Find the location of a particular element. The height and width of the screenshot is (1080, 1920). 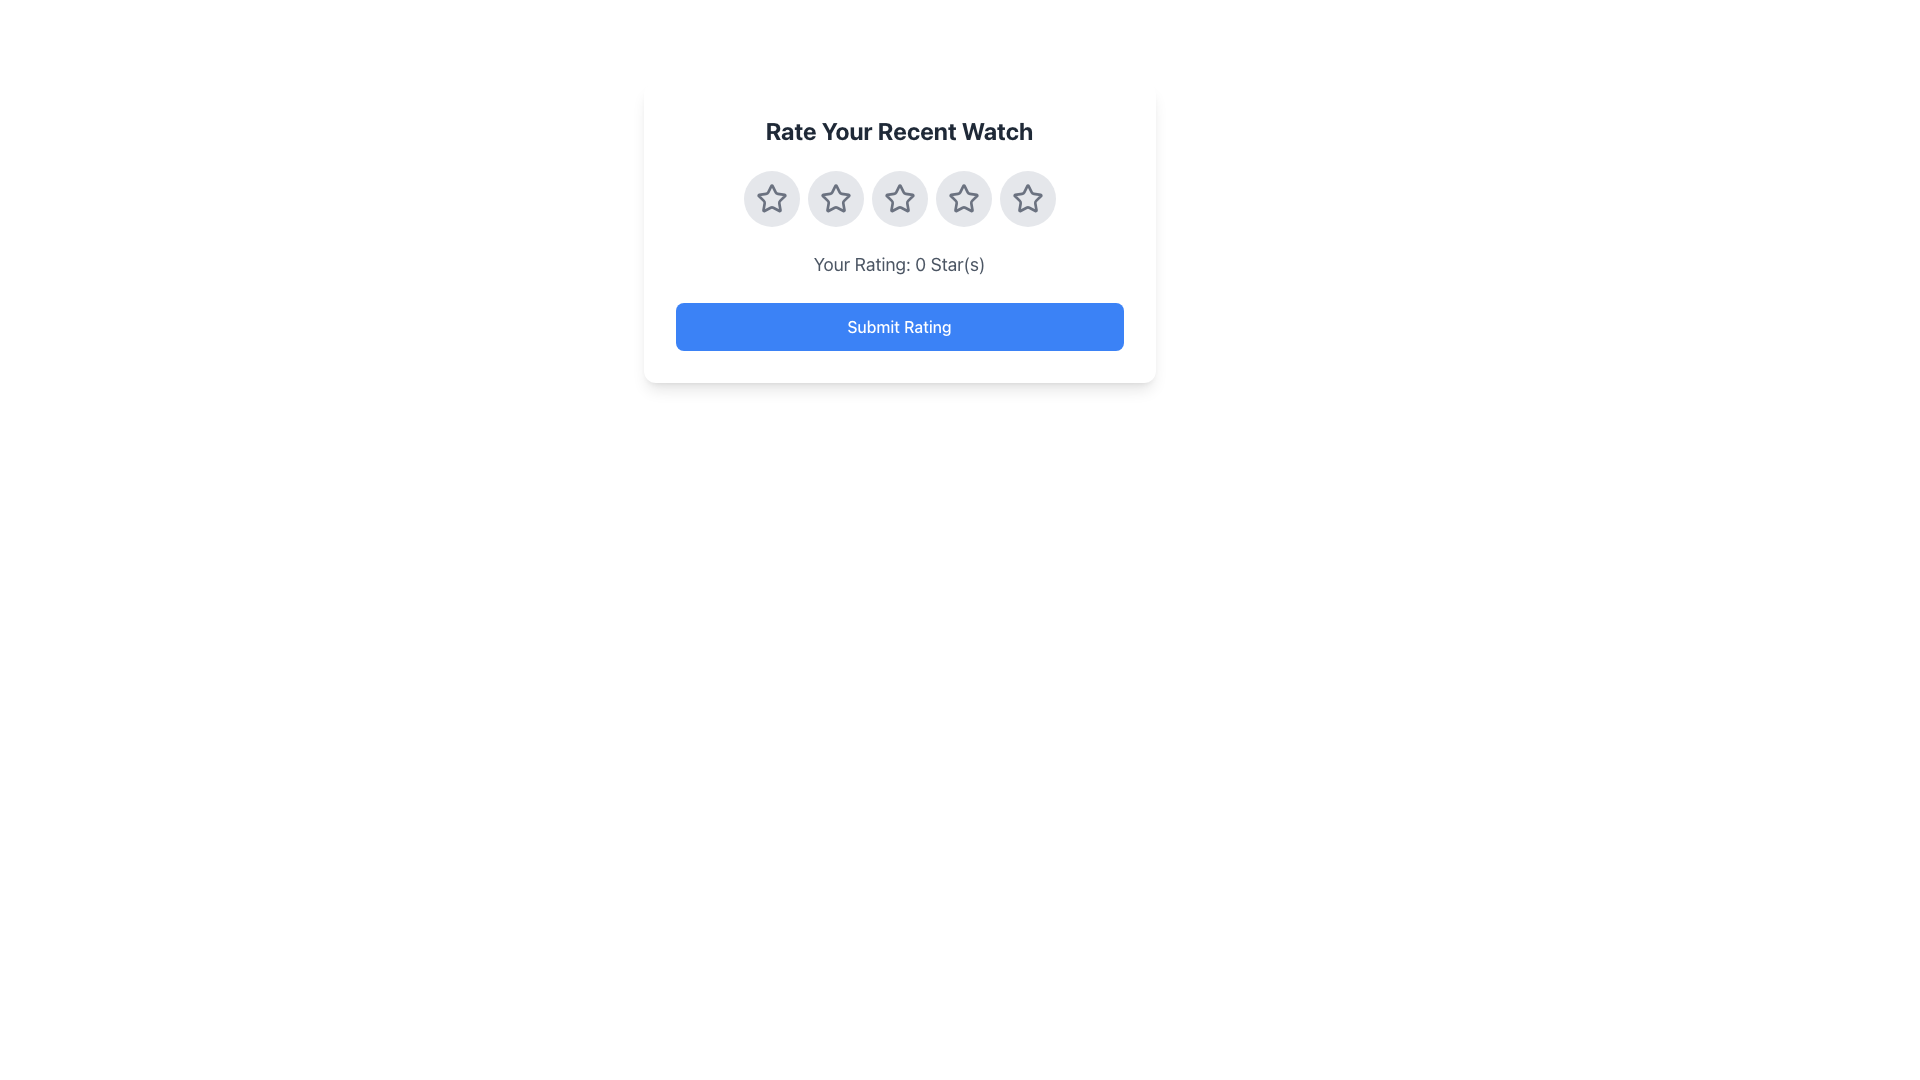

the fifth star rating button is located at coordinates (1027, 199).